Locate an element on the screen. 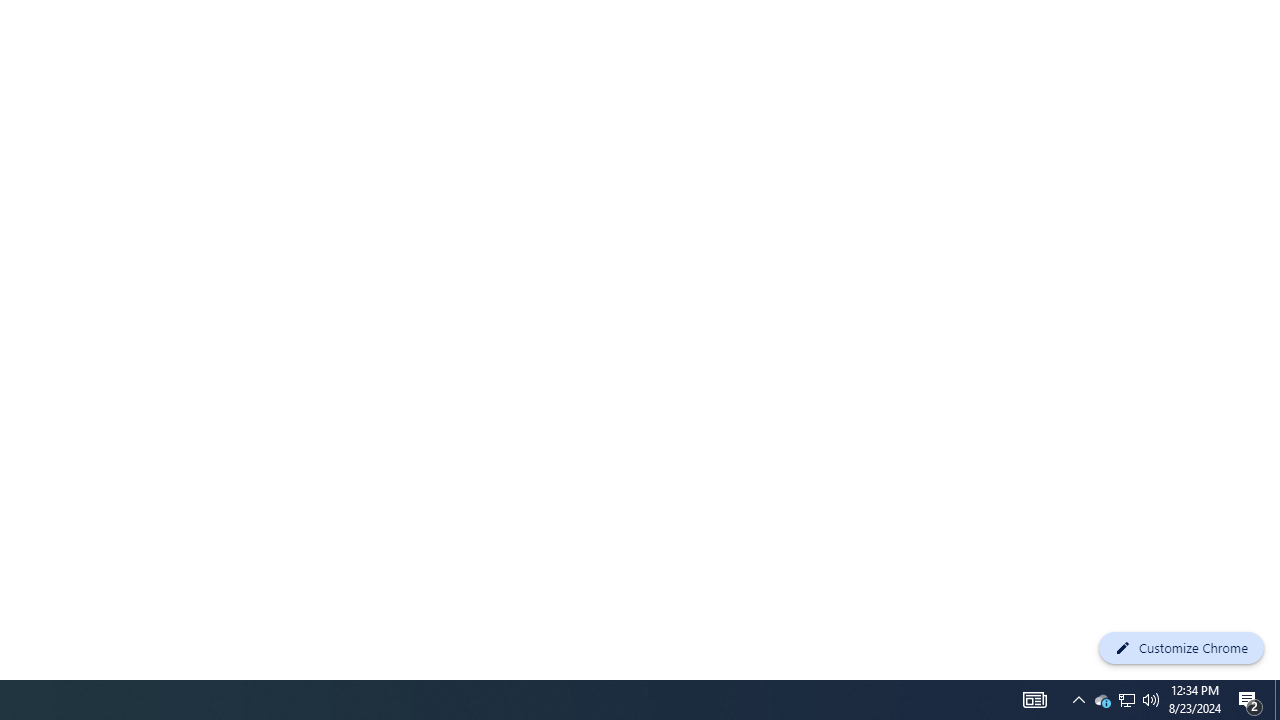 This screenshot has width=1280, height=720. 'AutomationID: 4105' is located at coordinates (1034, 698).